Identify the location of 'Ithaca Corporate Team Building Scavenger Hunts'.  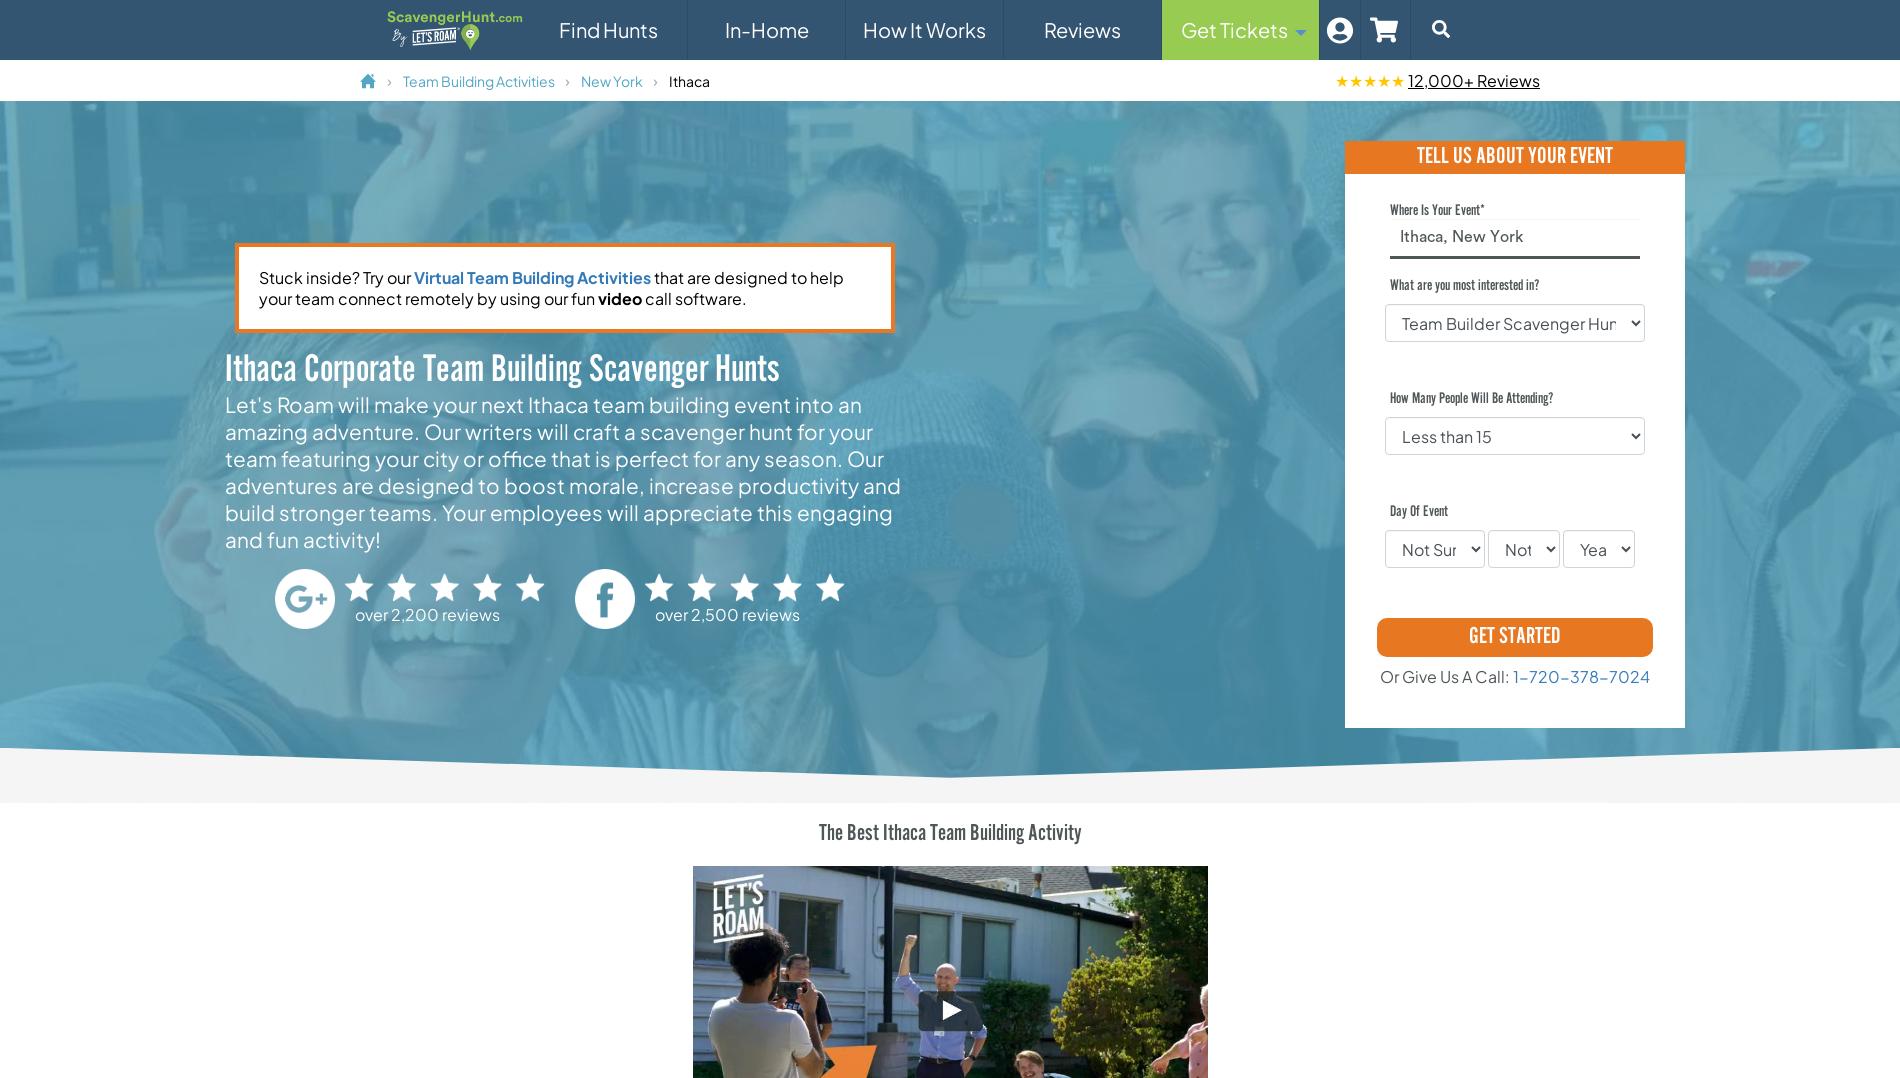
(502, 371).